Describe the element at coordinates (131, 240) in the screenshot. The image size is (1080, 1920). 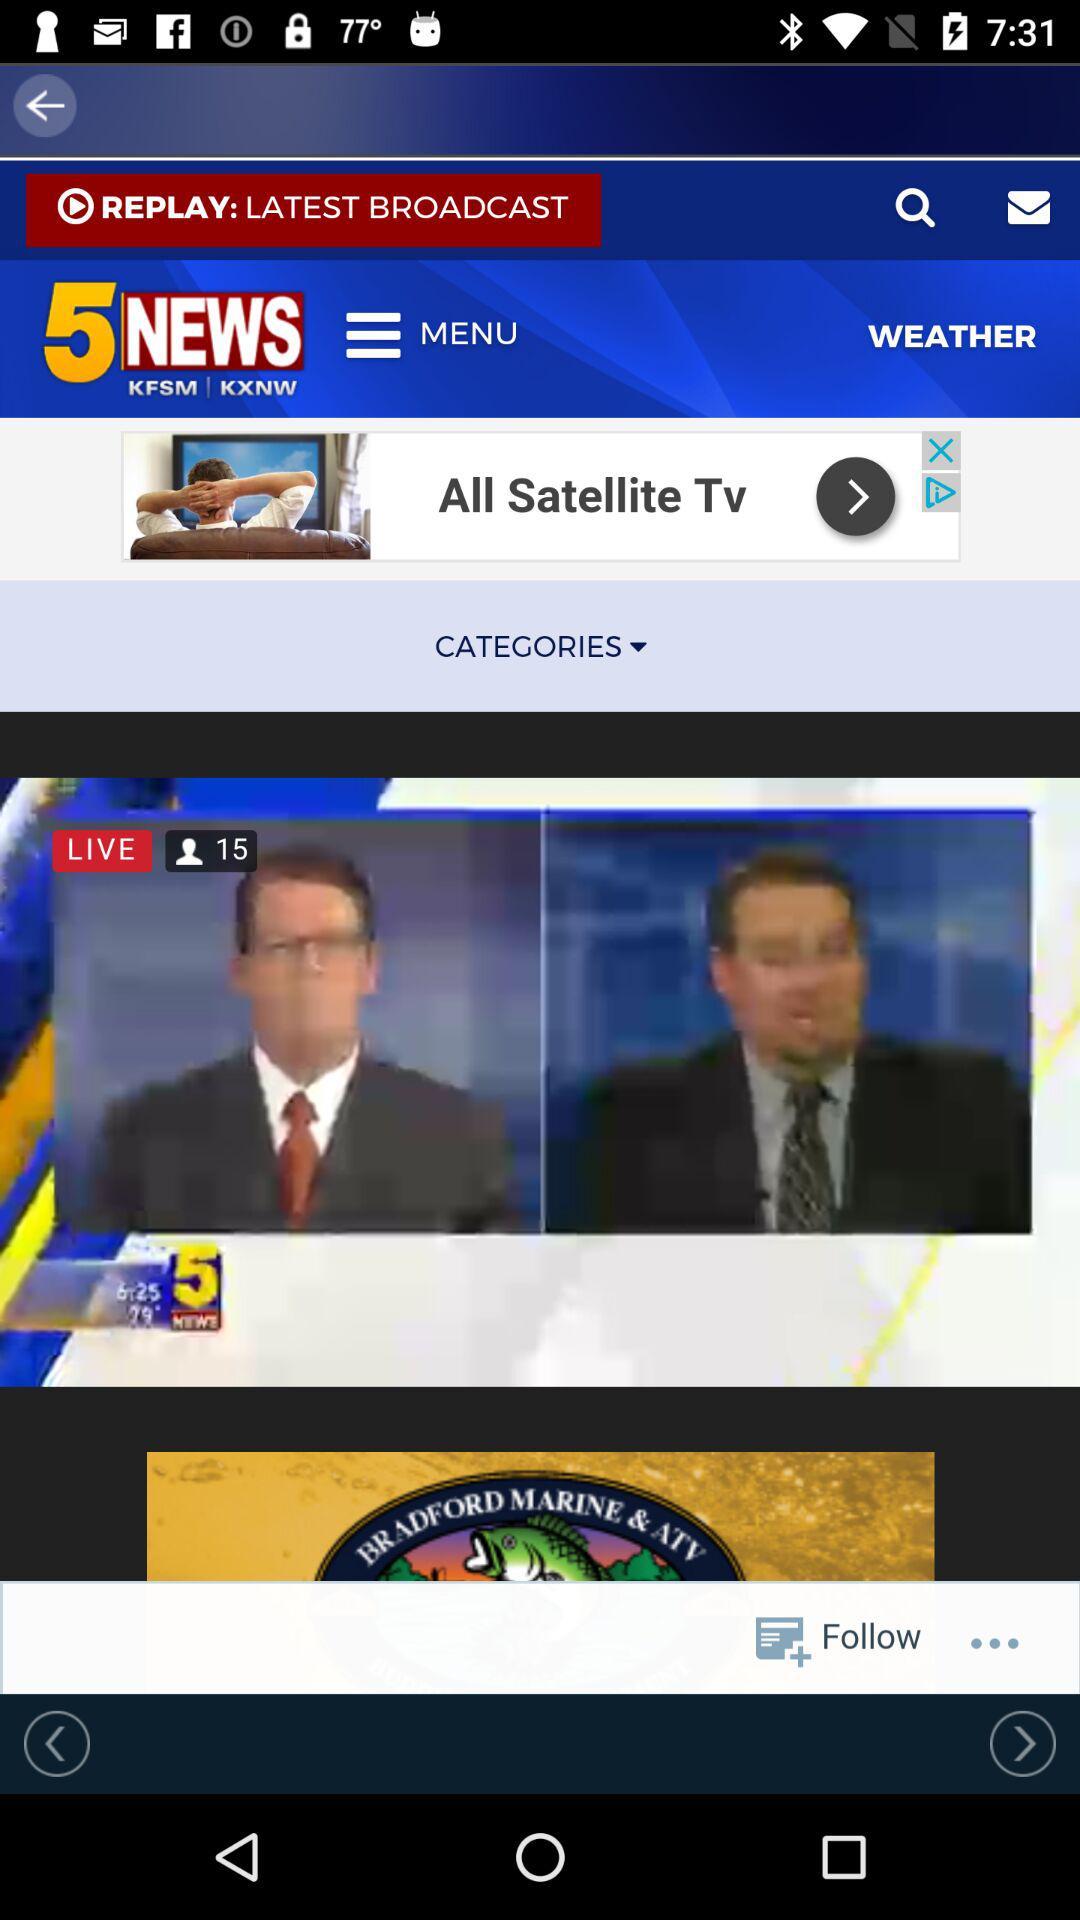
I see `the close icon` at that location.